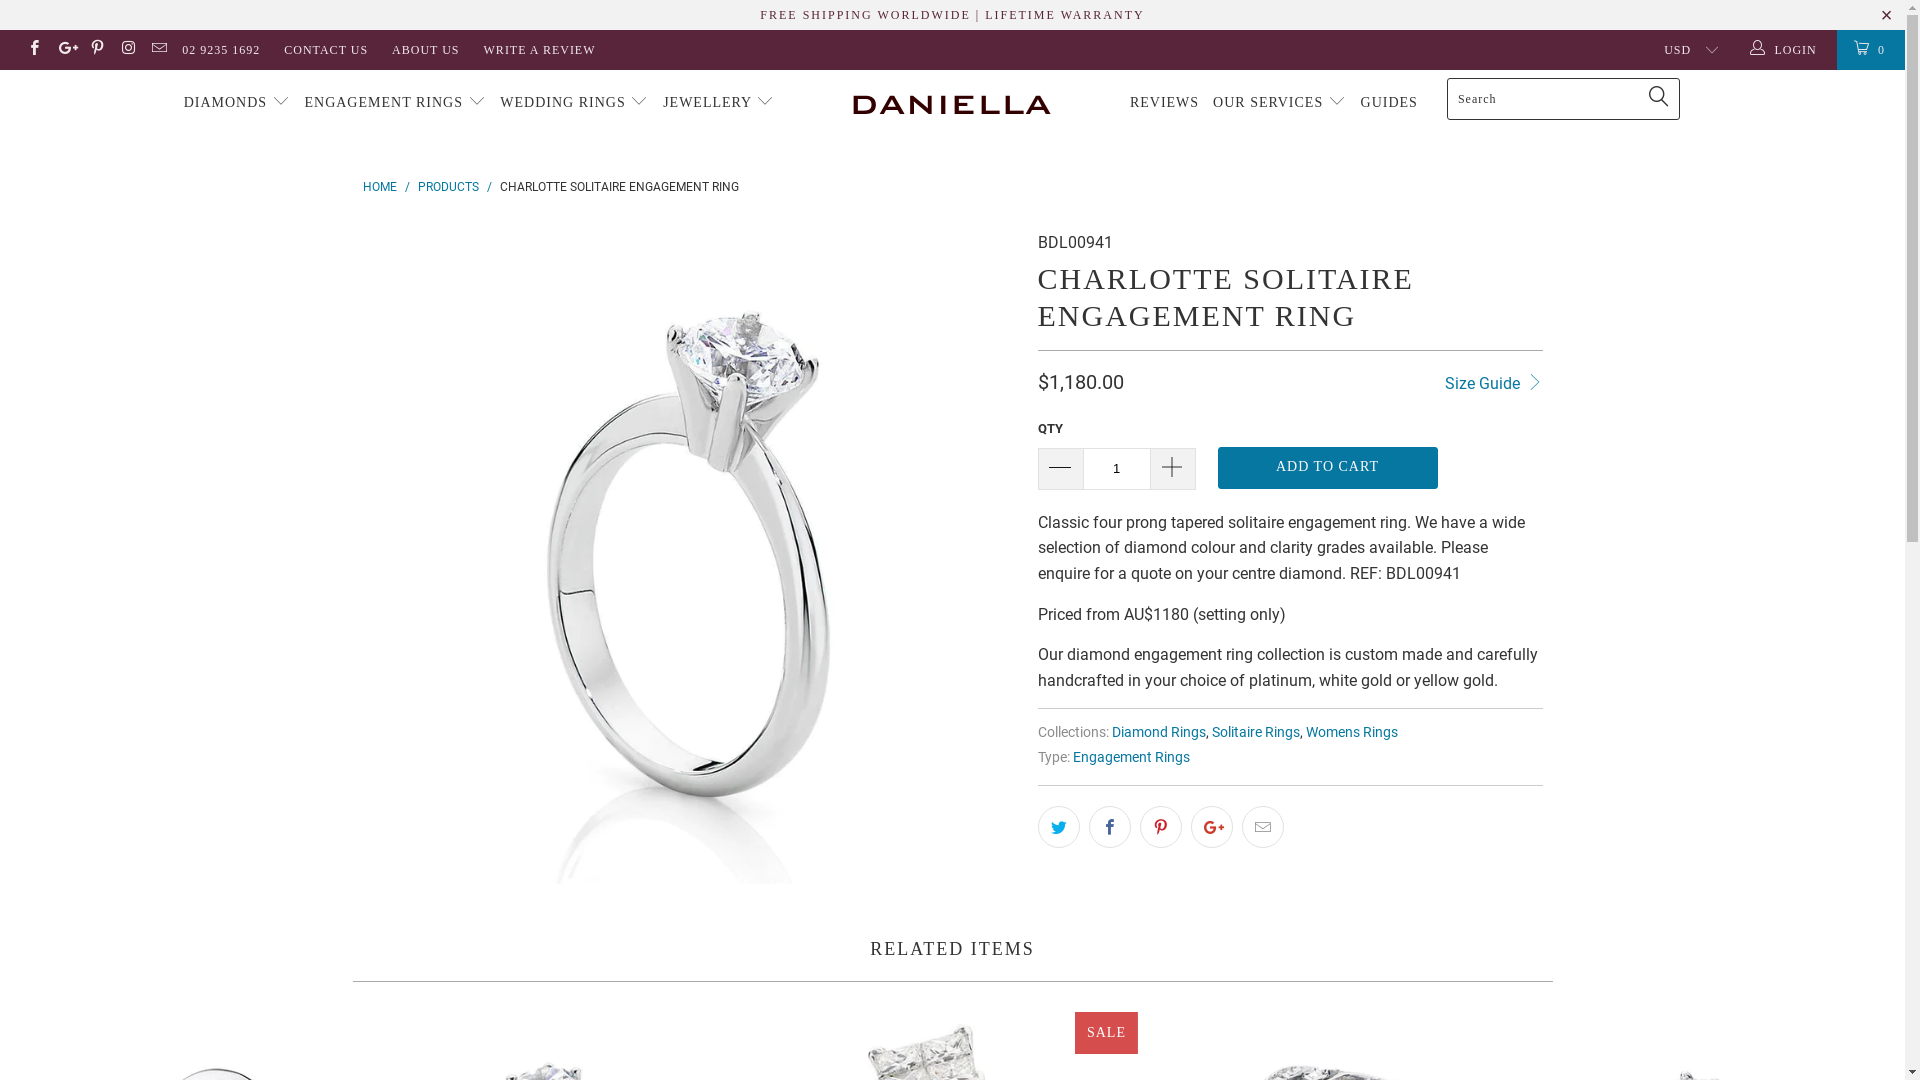  Describe the element at coordinates (1107, 826) in the screenshot. I see `'Share this on Facebook'` at that location.